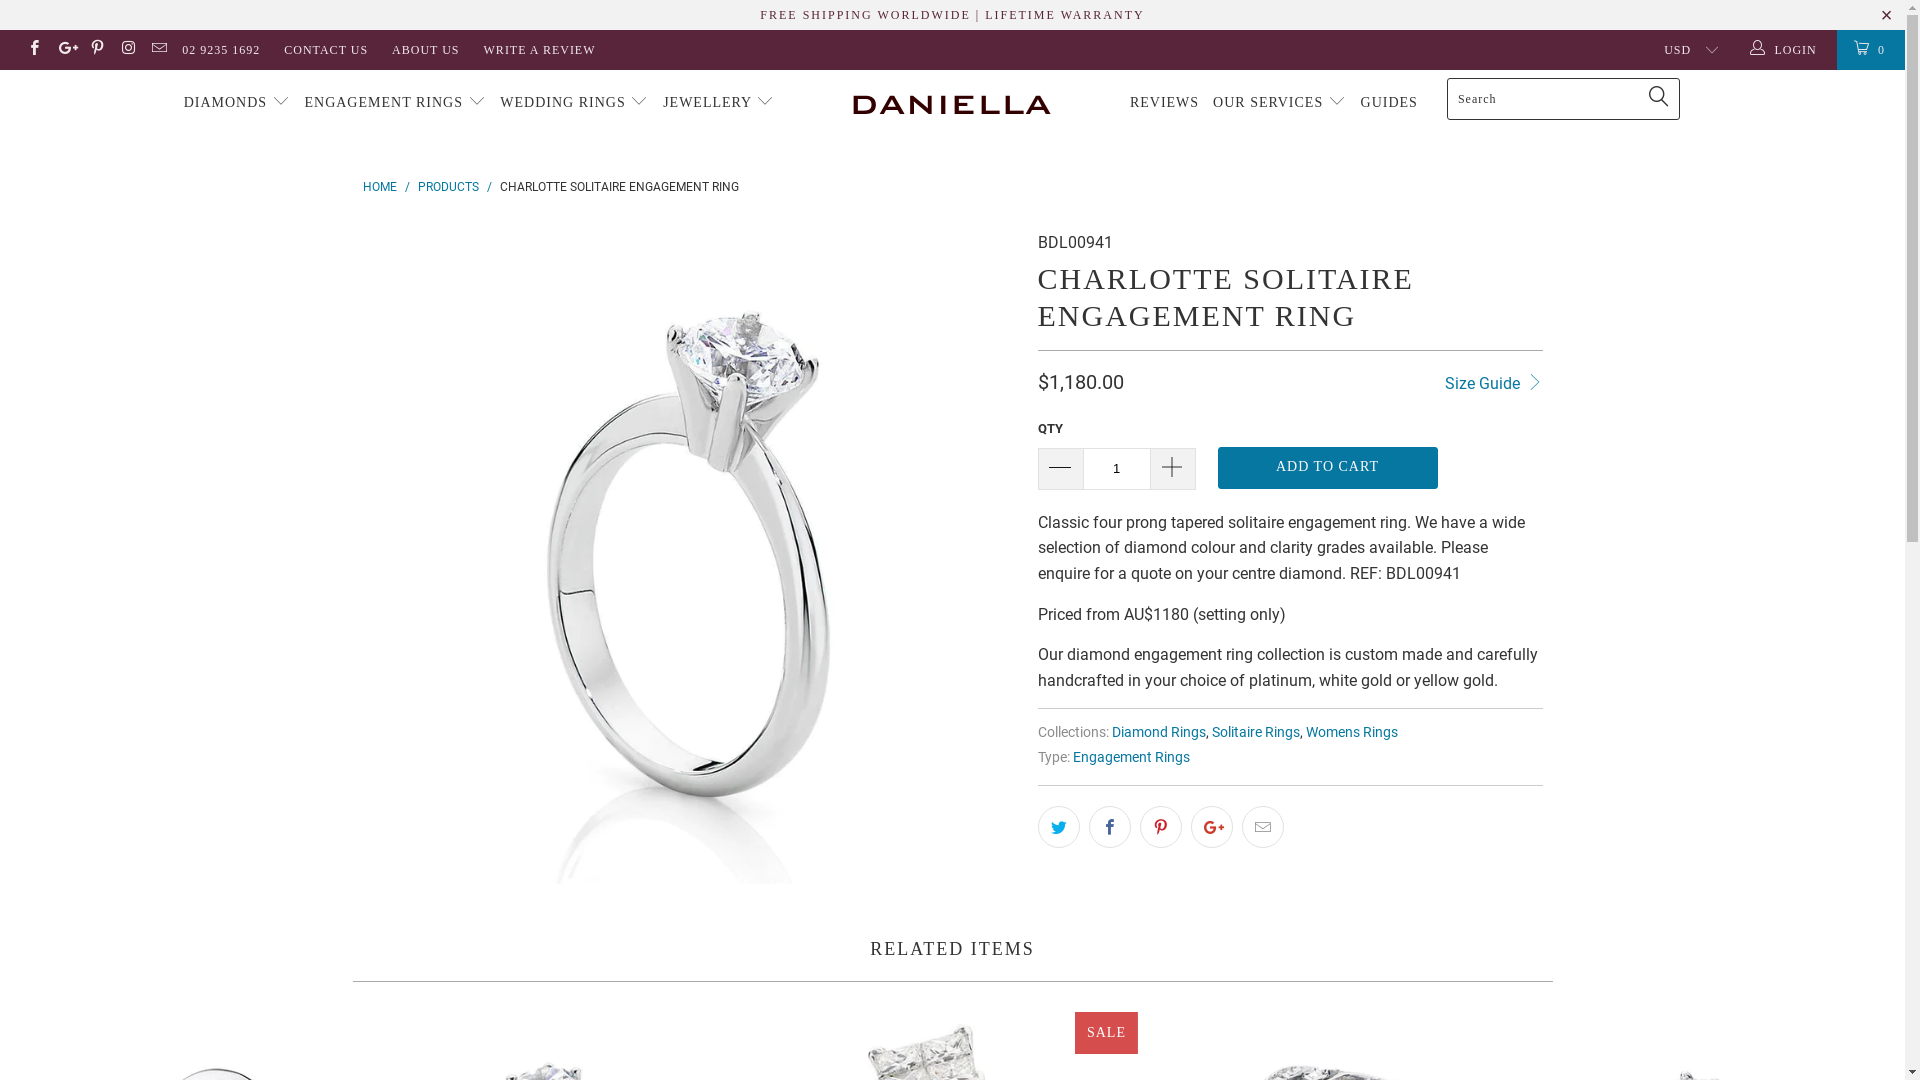  Describe the element at coordinates (1107, 826) in the screenshot. I see `'Share this on Facebook'` at that location.